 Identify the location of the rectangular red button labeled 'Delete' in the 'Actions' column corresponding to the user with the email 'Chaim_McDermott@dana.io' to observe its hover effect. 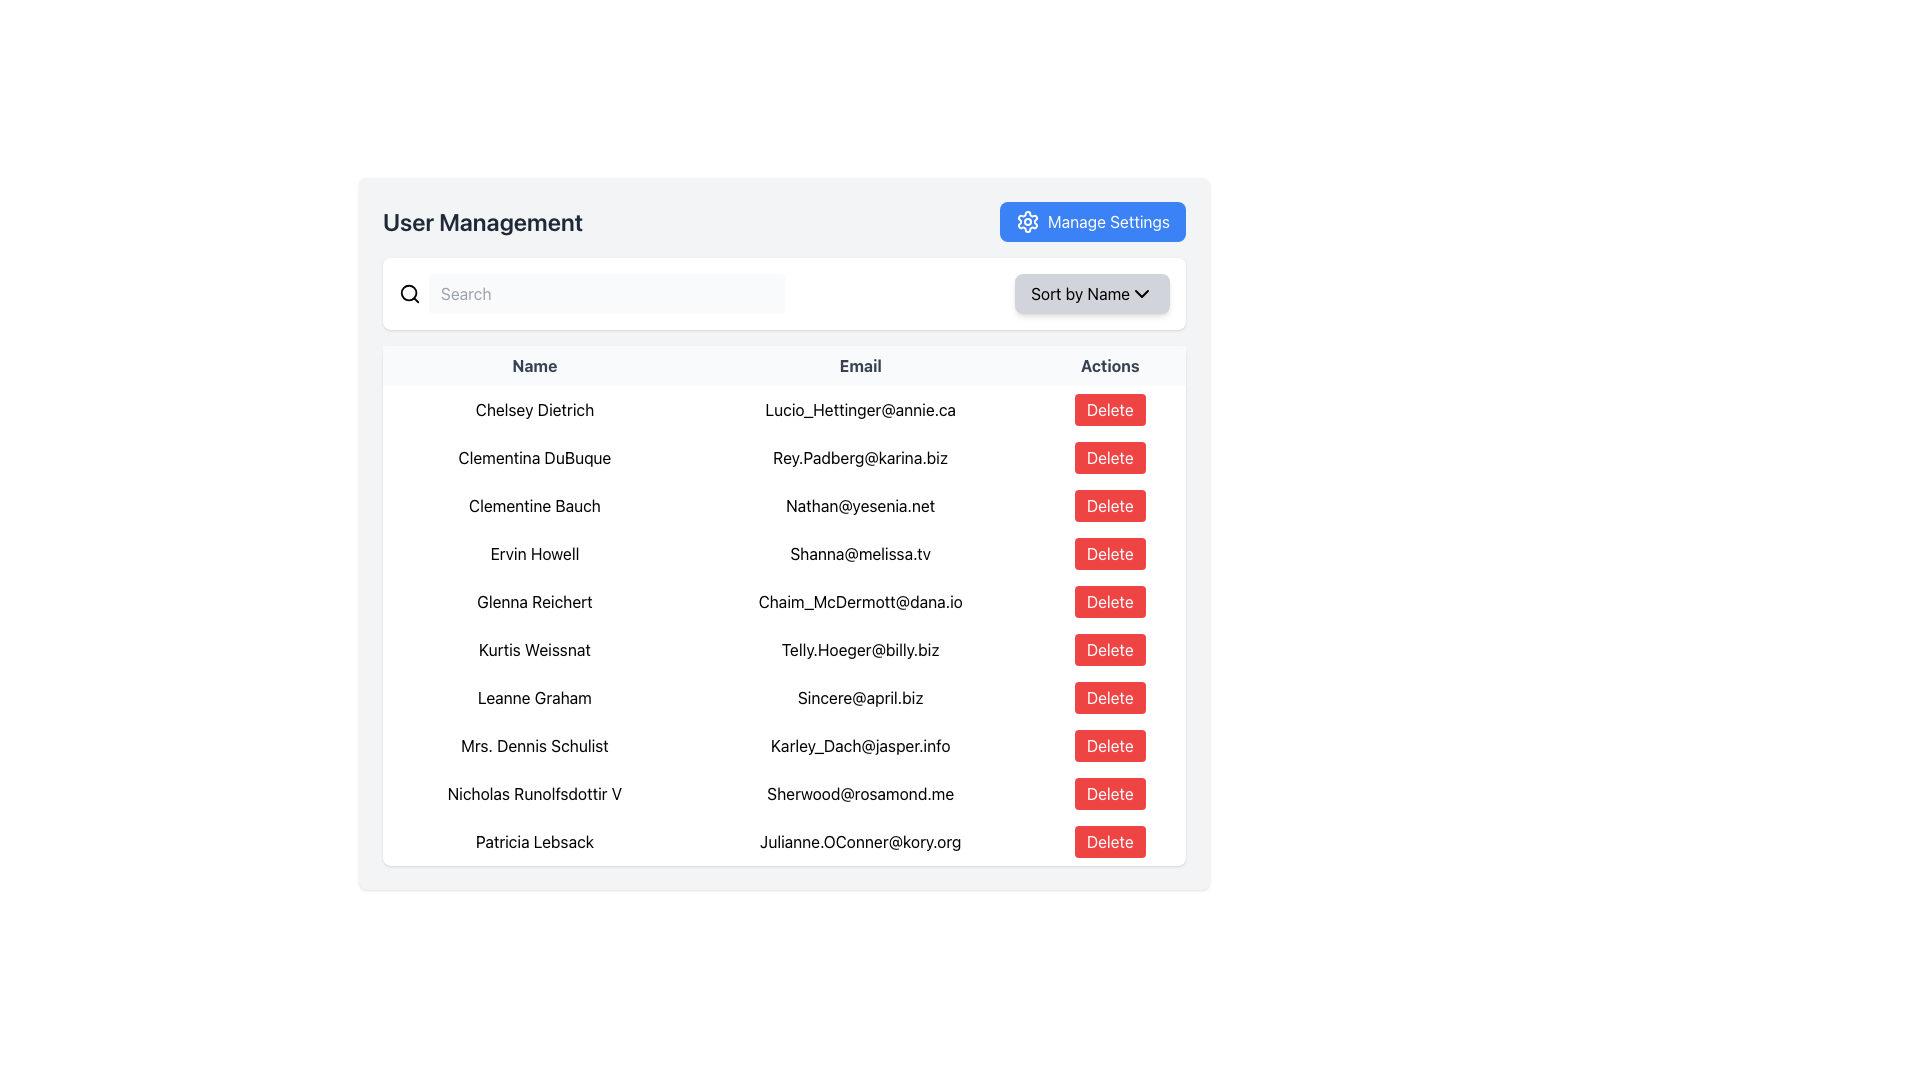
(1109, 600).